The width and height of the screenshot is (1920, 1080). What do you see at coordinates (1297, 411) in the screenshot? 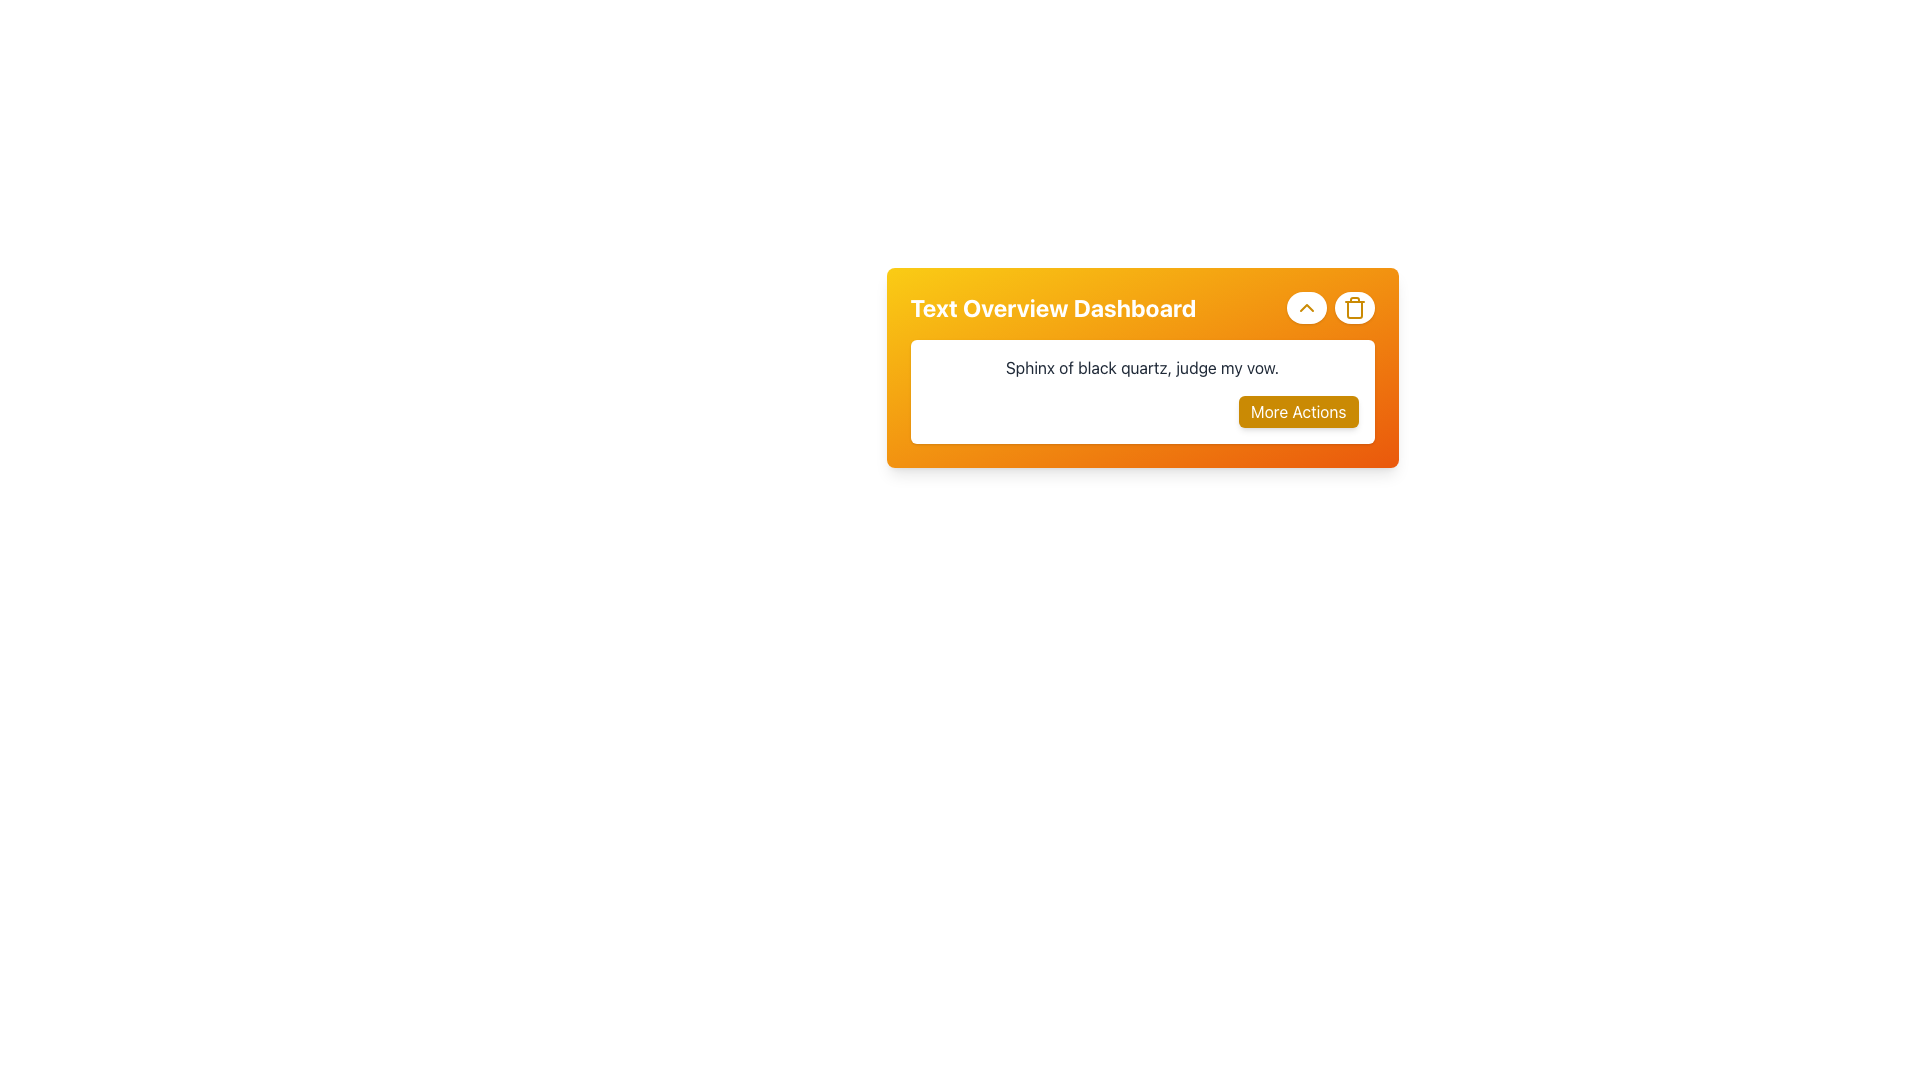
I see `the button located at the bottom-right corner of the 'Text Overview Dashboard' panel` at bounding box center [1297, 411].